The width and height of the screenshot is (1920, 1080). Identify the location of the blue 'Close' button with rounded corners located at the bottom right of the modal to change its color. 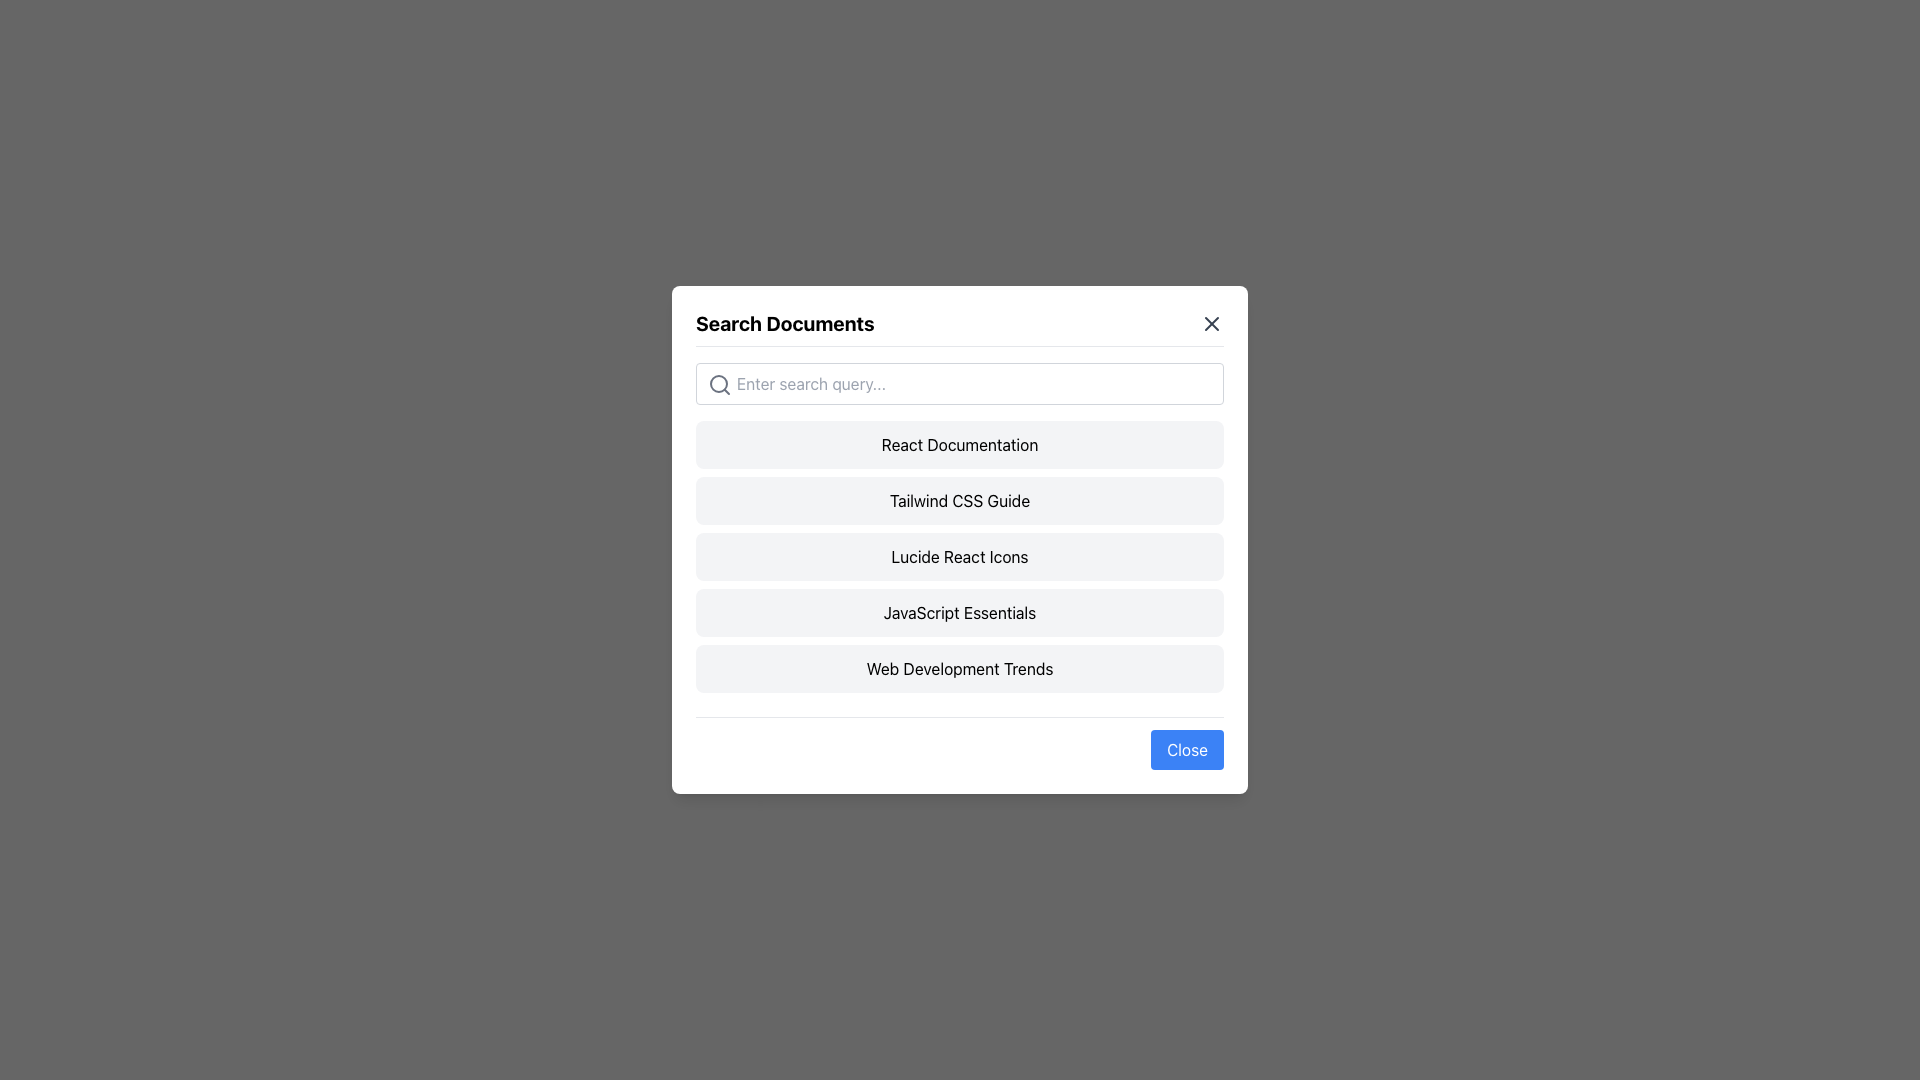
(1187, 749).